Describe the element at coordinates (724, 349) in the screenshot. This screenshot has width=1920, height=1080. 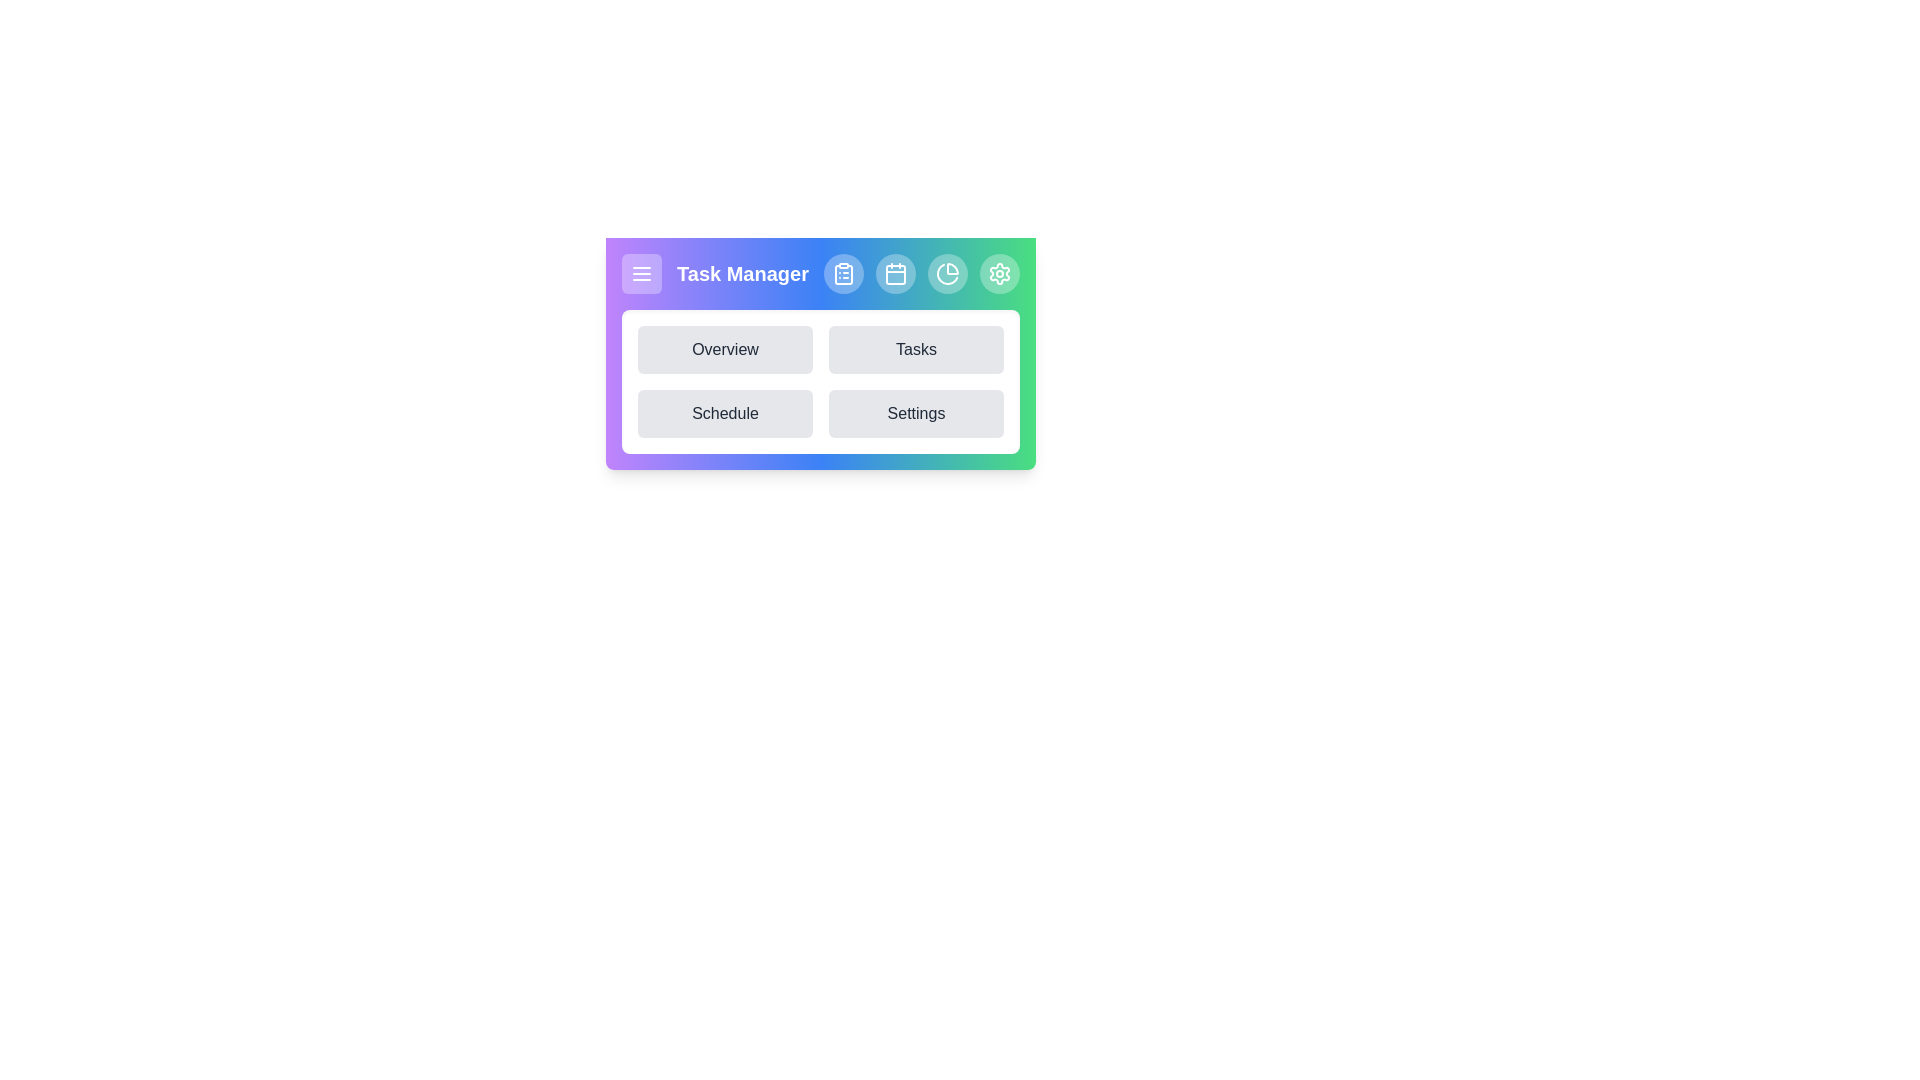
I see `the button labeled Overview to observe visual feedback` at that location.